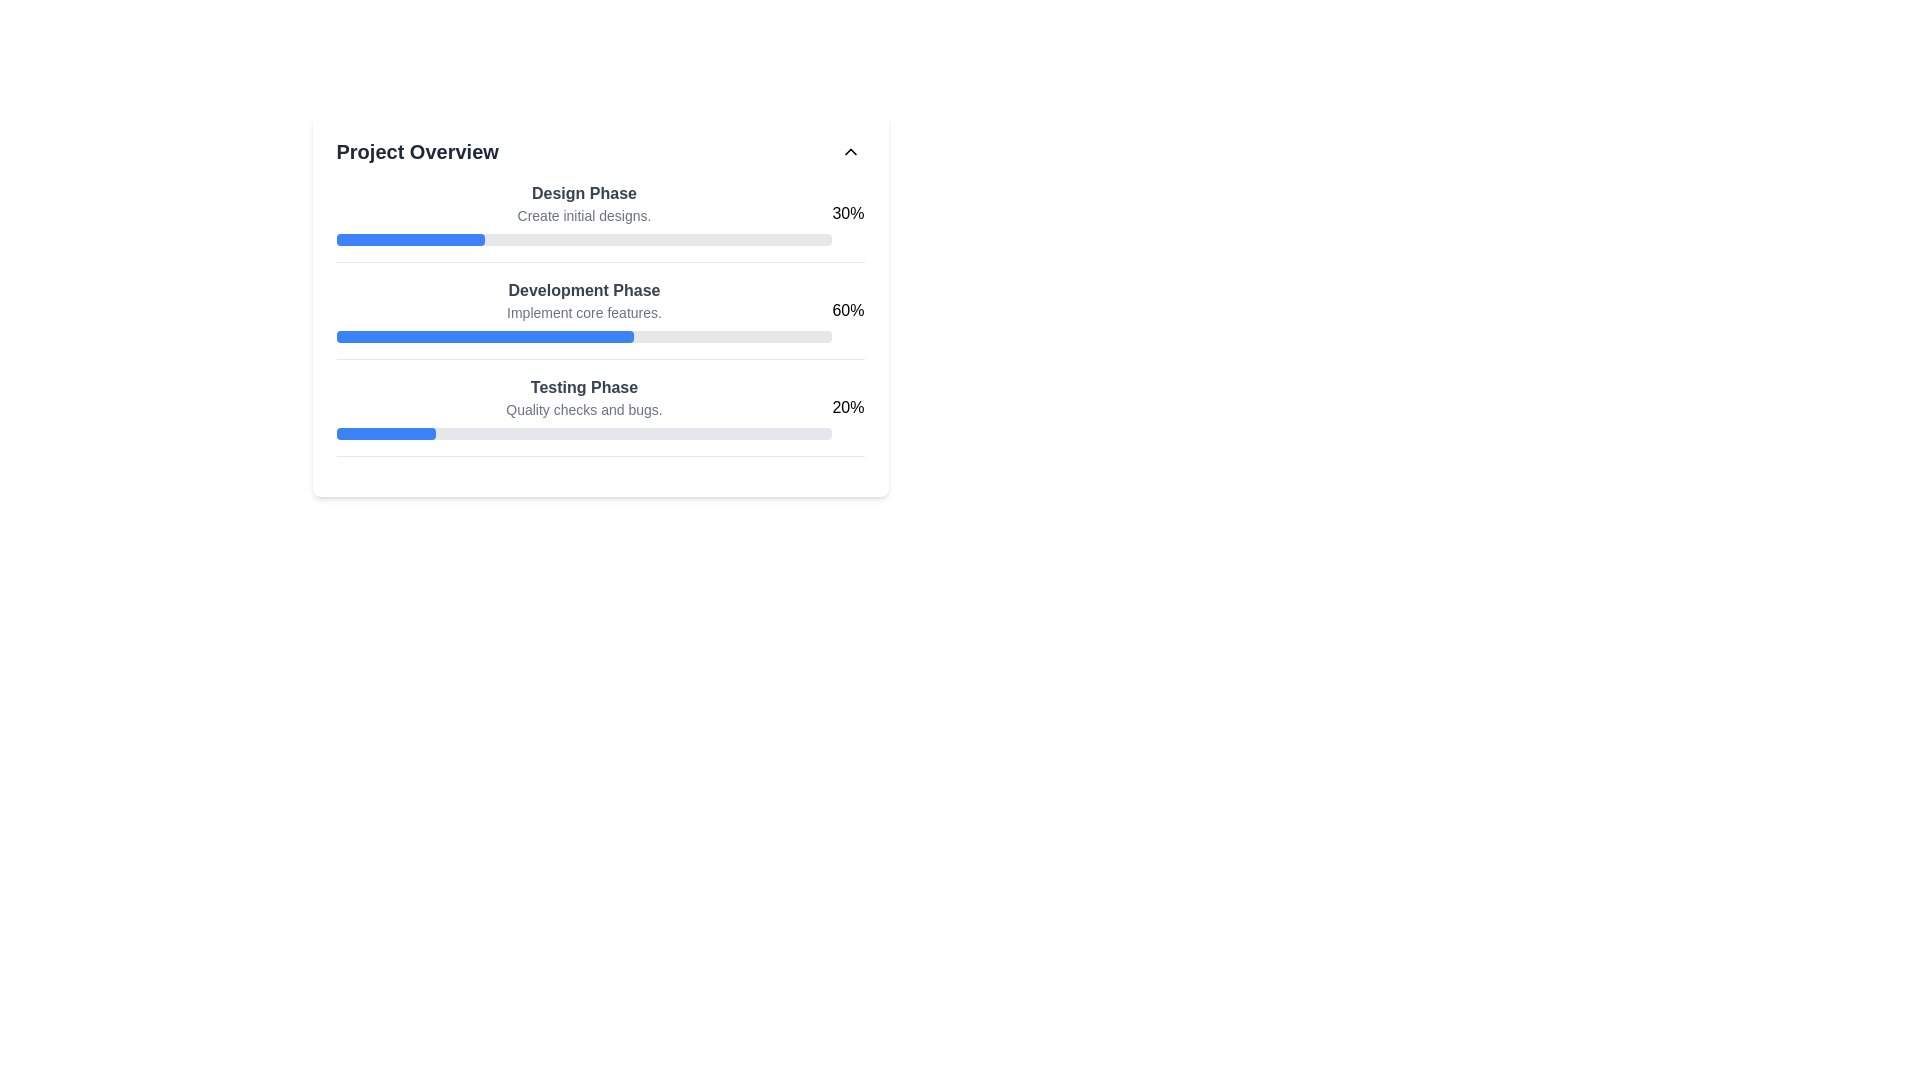 The width and height of the screenshot is (1920, 1080). Describe the element at coordinates (599, 318) in the screenshot. I see `the 'Development Phase' section of the progress tracker` at that location.